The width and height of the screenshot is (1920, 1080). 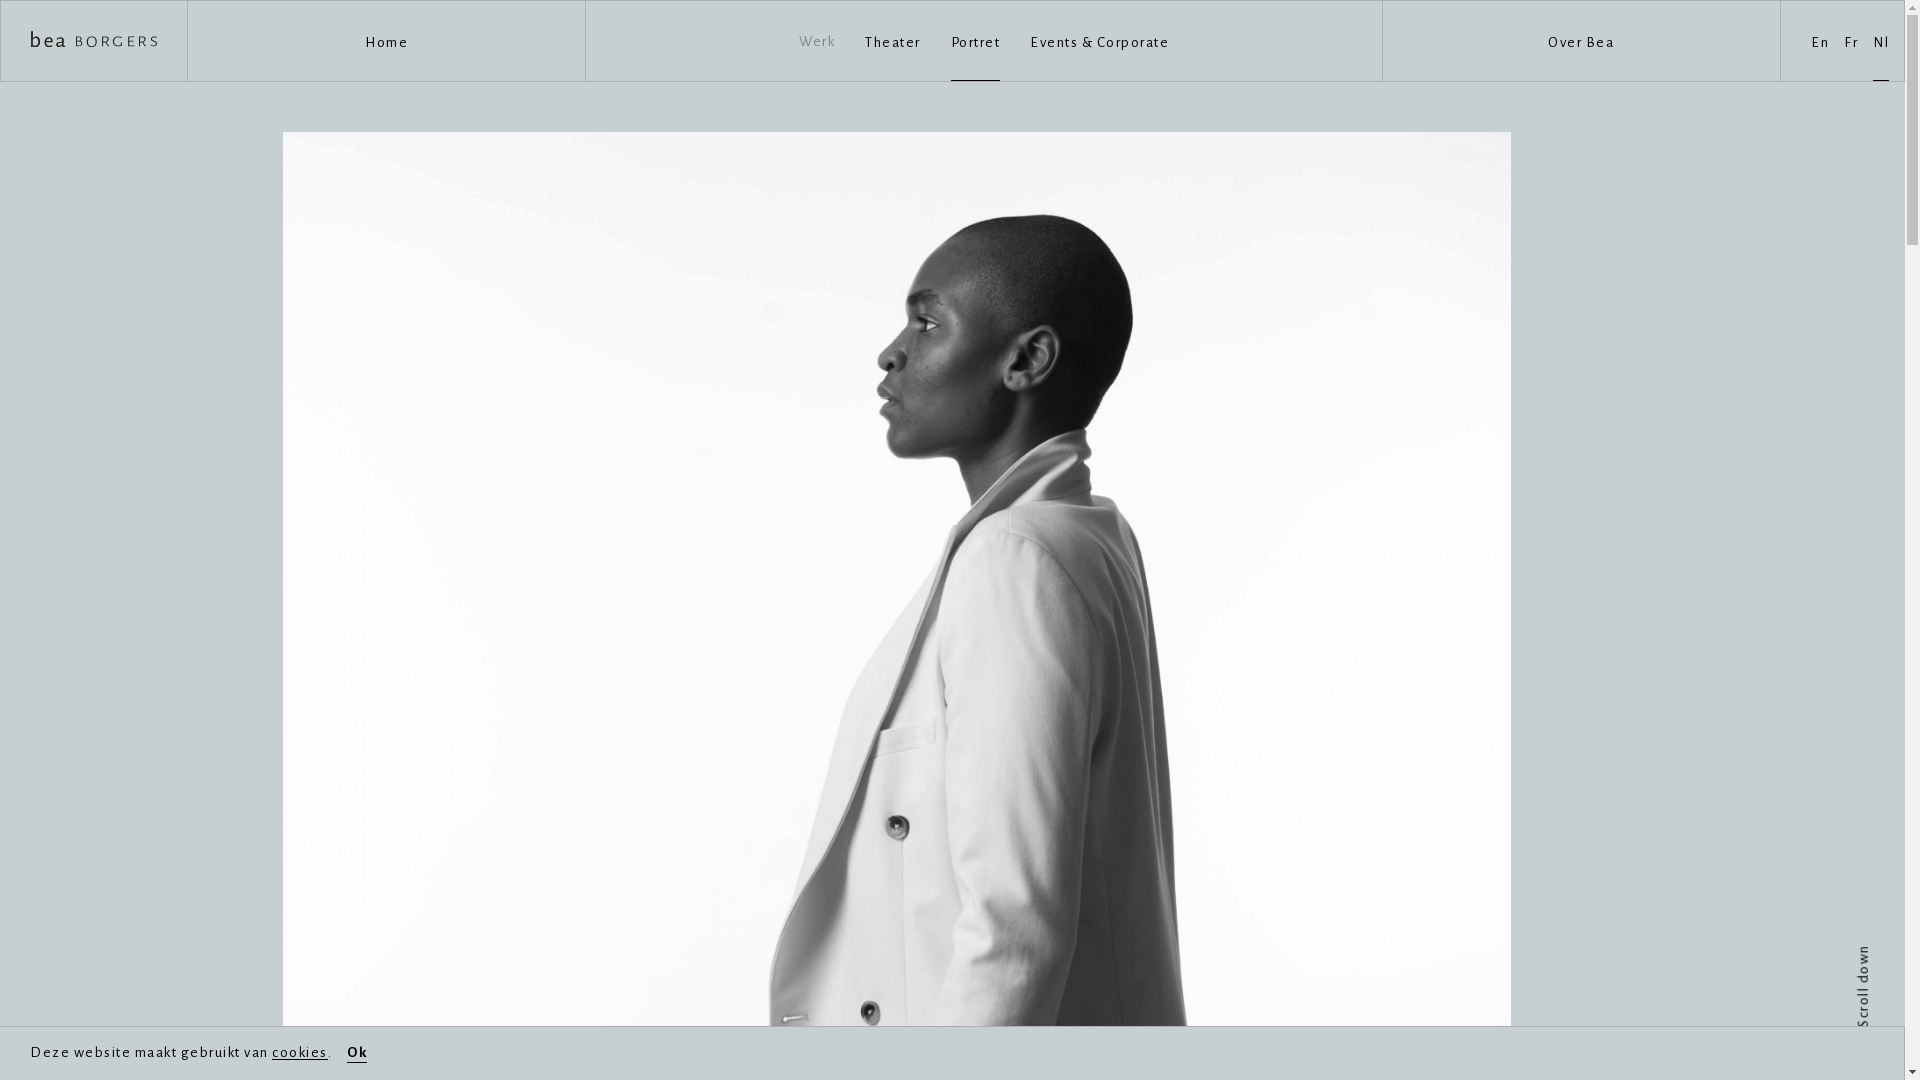 What do you see at coordinates (298, 1051) in the screenshot?
I see `'cookies'` at bounding box center [298, 1051].